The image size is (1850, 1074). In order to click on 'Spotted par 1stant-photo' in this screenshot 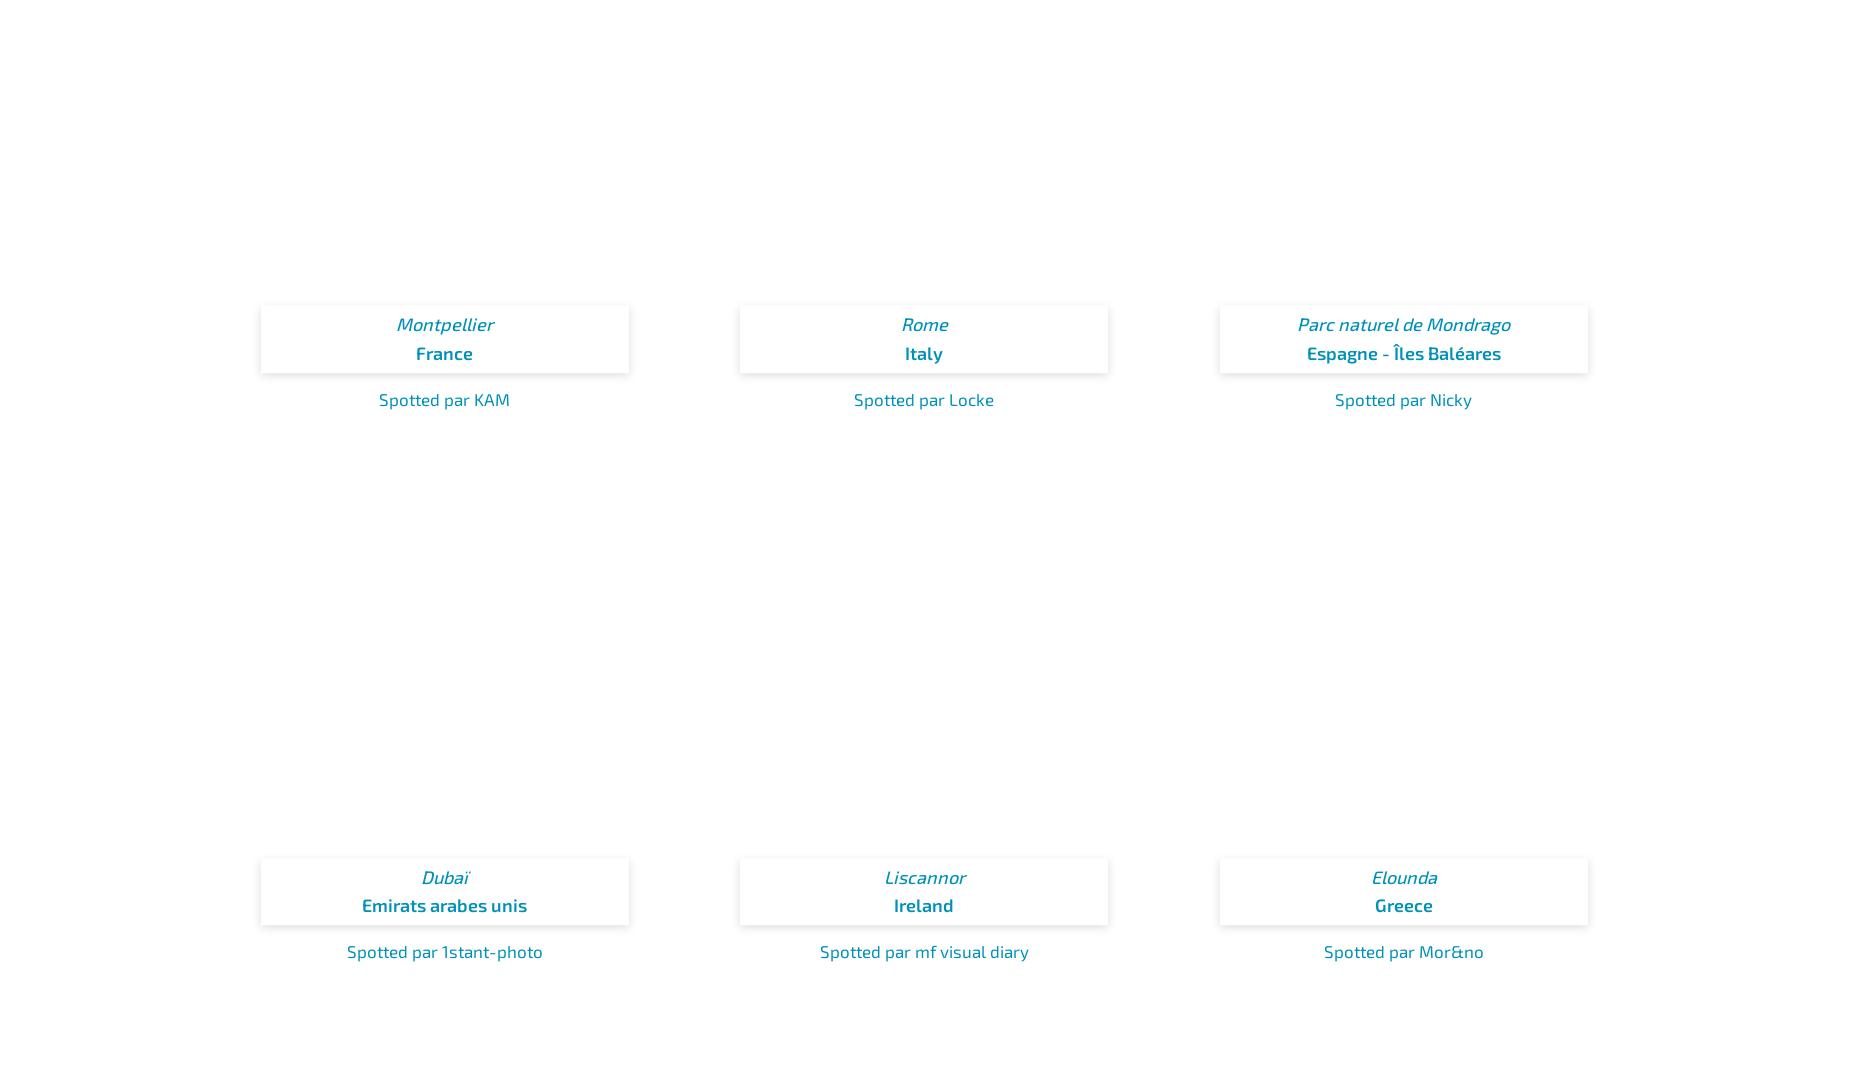, I will do `click(443, 951)`.